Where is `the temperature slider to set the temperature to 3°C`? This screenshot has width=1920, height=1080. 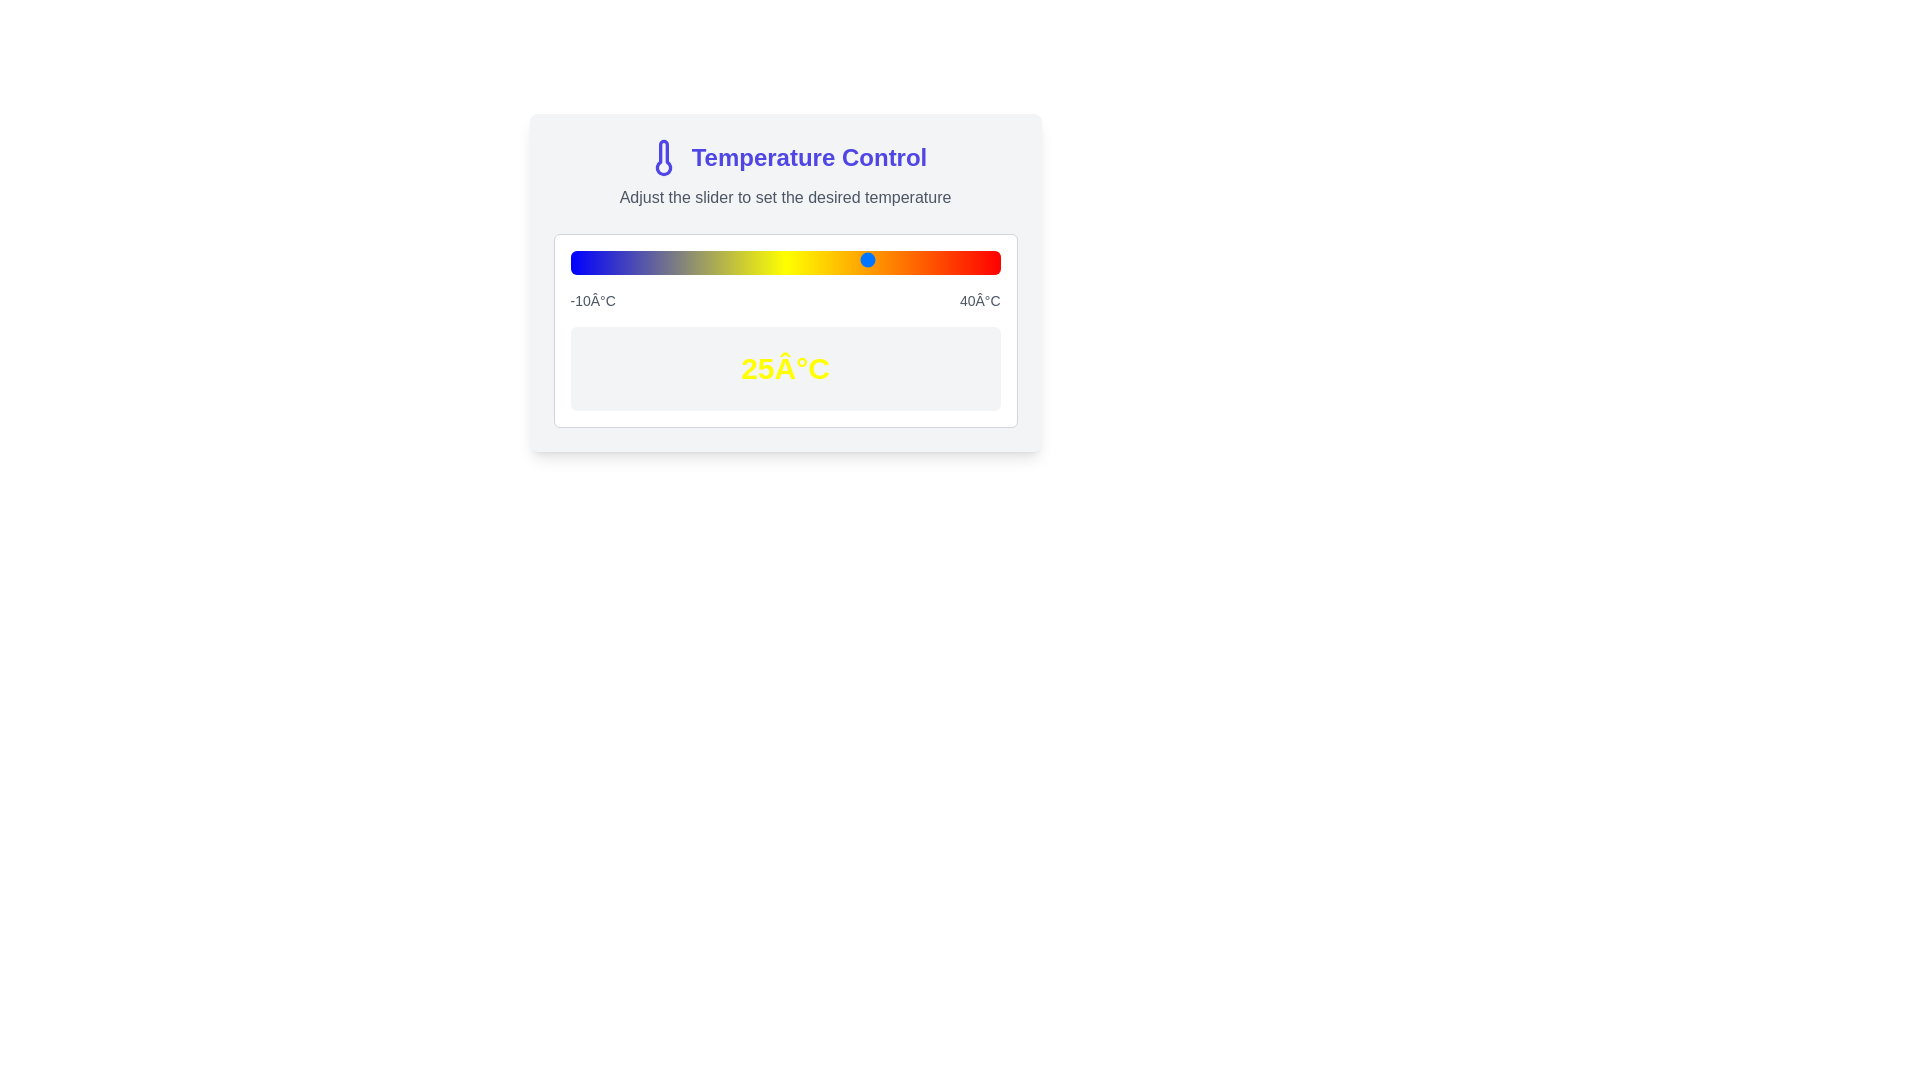
the temperature slider to set the temperature to 3°C is located at coordinates (682, 258).